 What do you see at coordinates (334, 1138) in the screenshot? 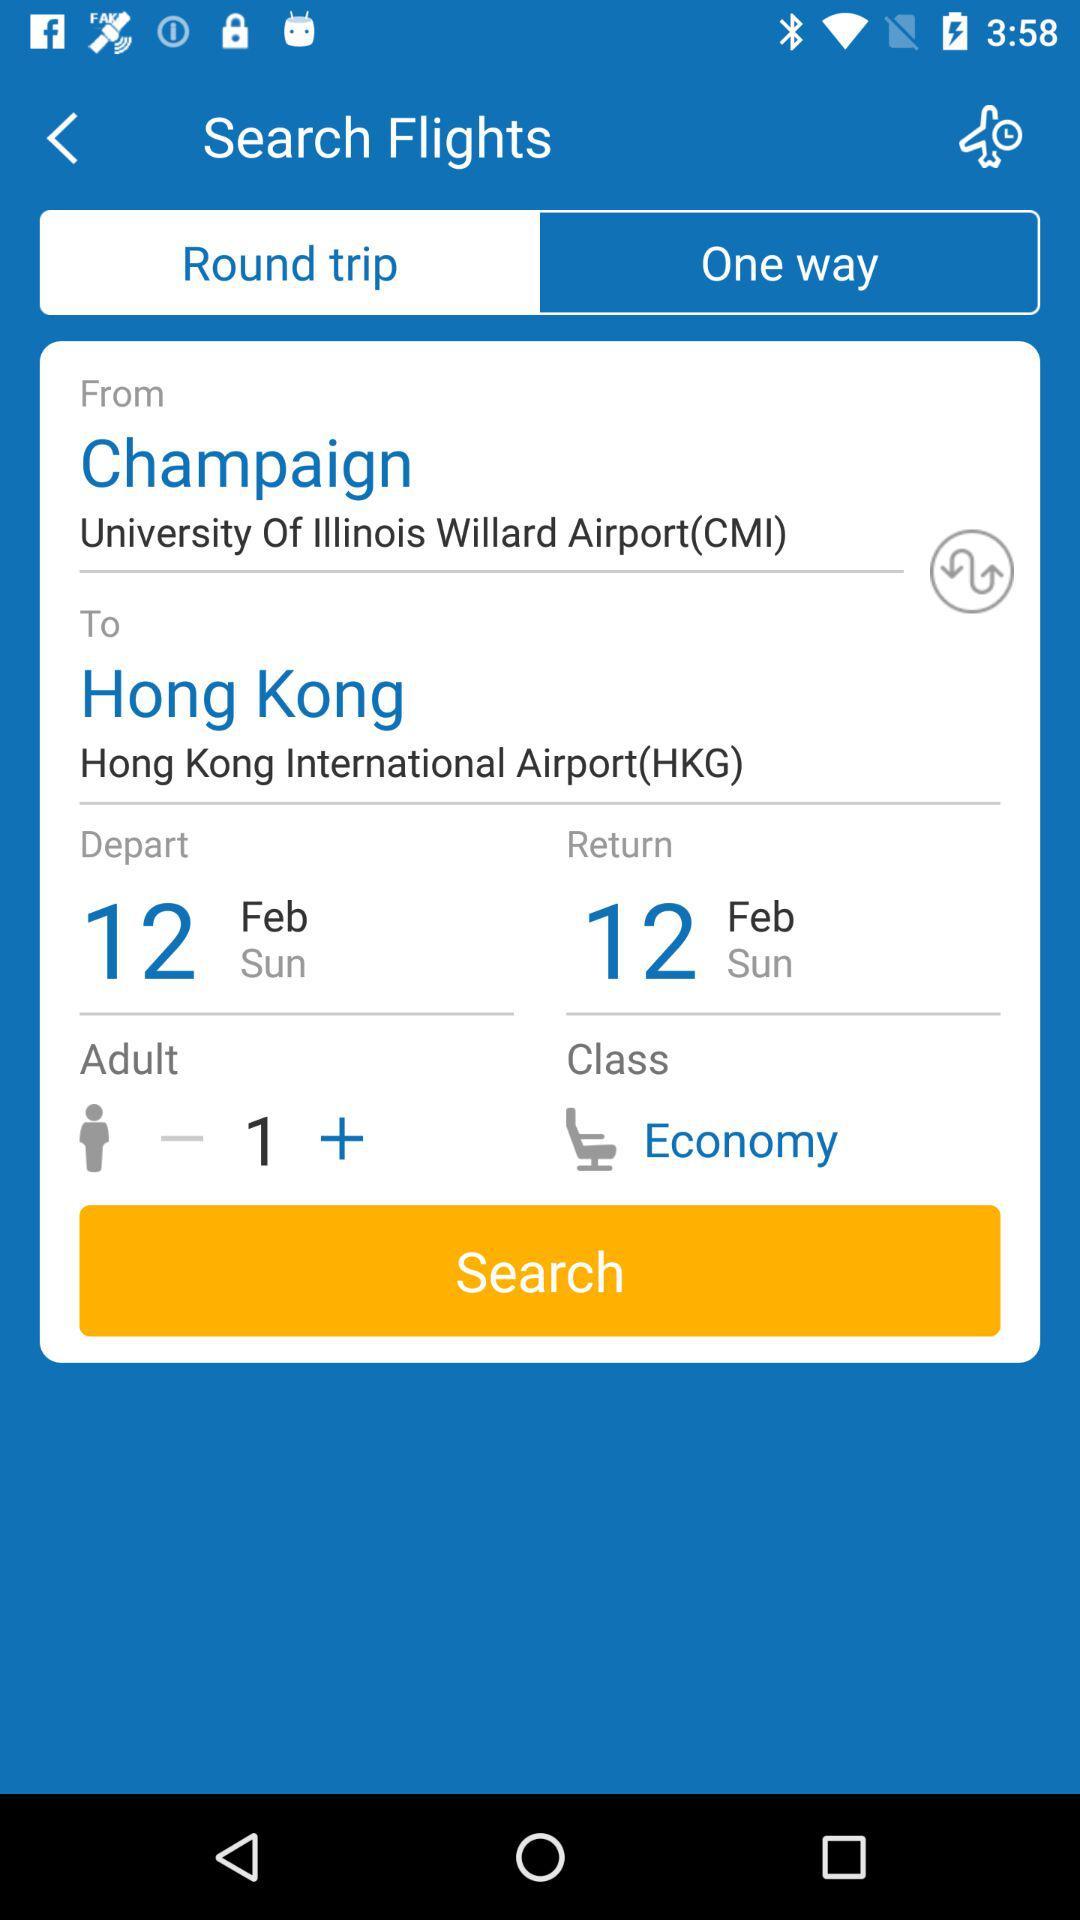
I see `adult traveler` at bounding box center [334, 1138].